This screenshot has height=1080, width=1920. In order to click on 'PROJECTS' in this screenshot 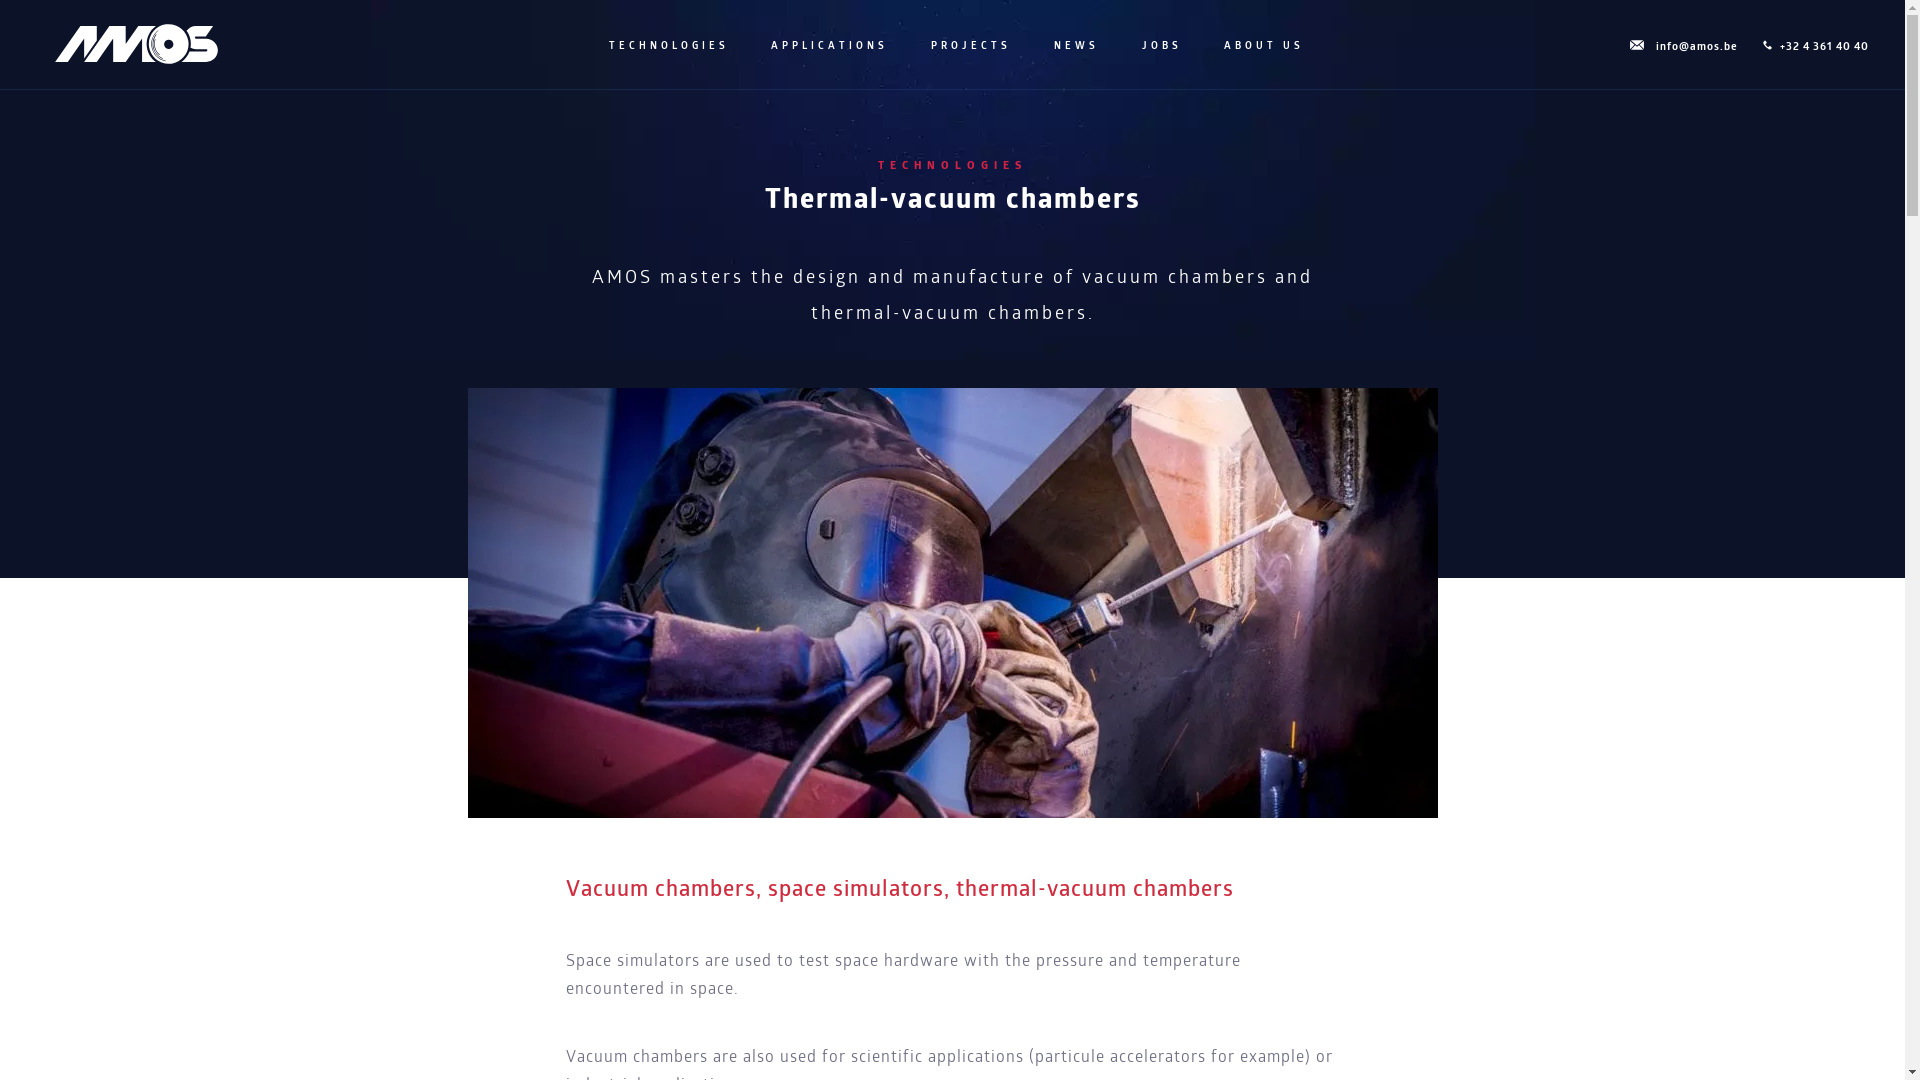, I will do `click(969, 45)`.